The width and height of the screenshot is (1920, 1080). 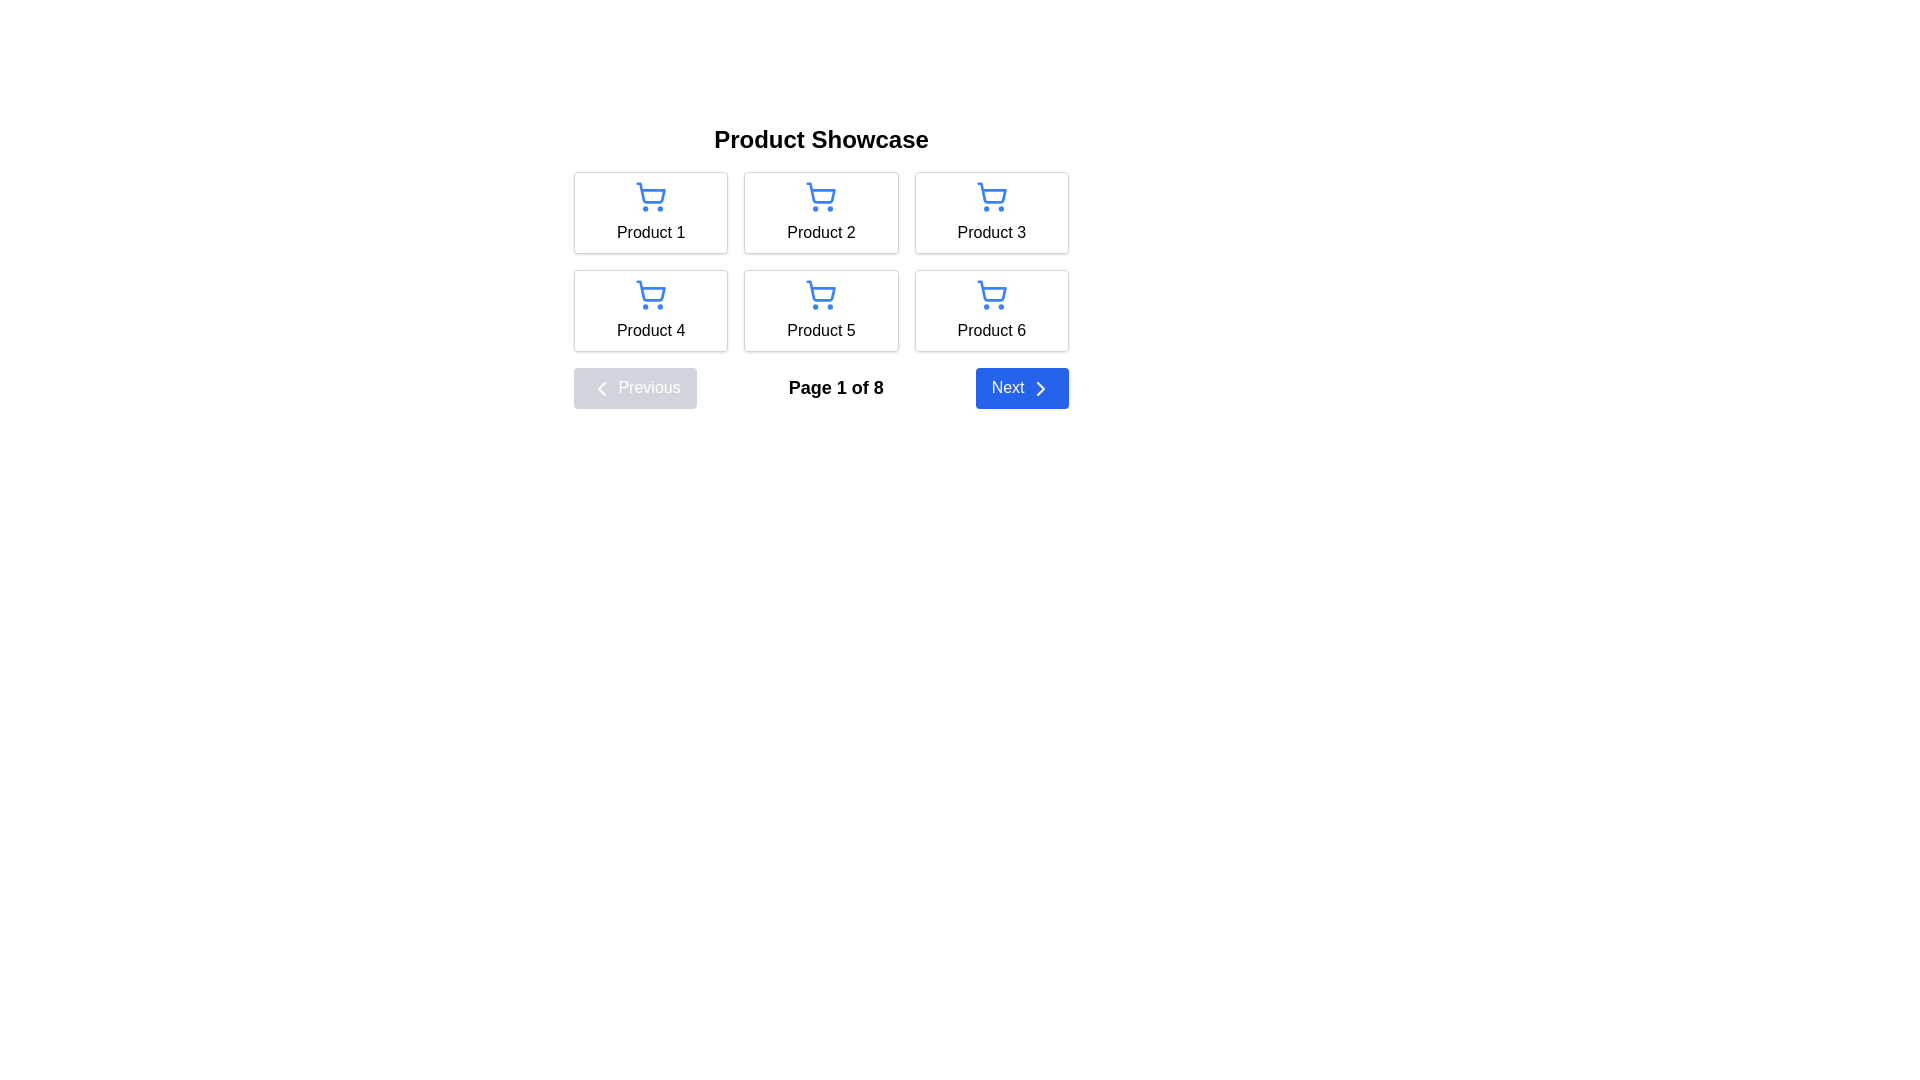 I want to click on the 'Add to Cart' icon located at the top center of the 'Product 4' panel, so click(x=651, y=294).